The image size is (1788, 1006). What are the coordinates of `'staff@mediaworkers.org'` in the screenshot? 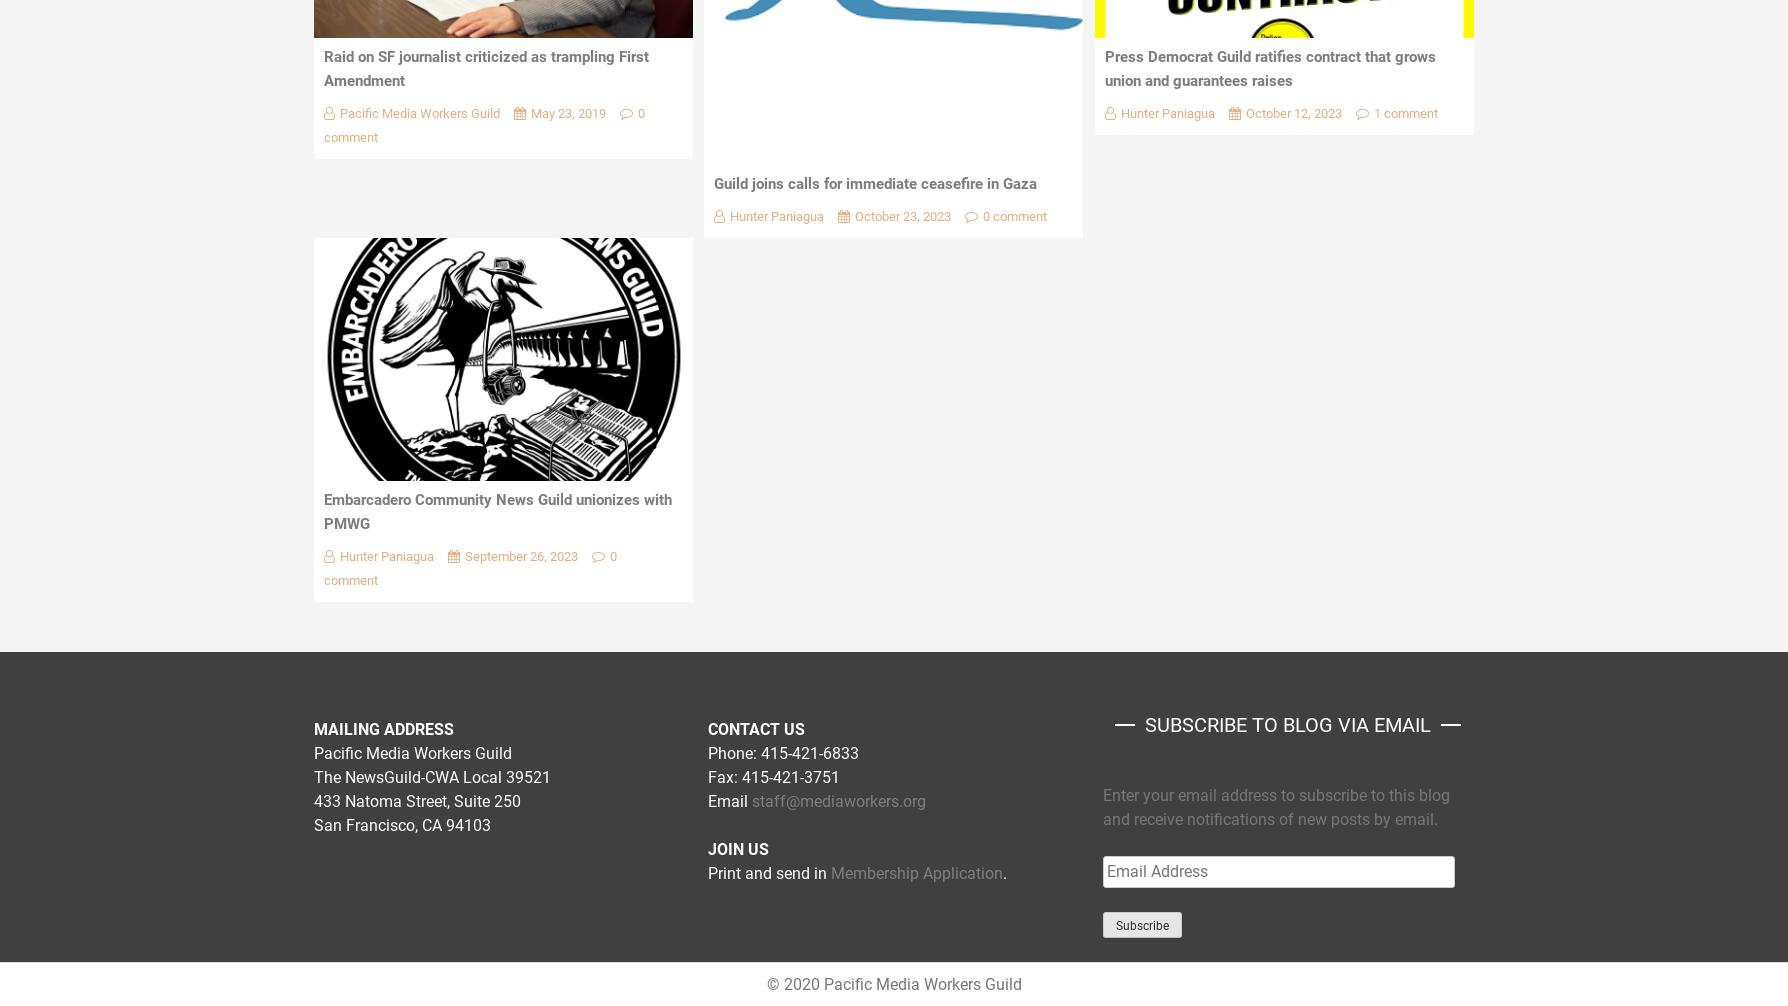 It's located at (837, 800).